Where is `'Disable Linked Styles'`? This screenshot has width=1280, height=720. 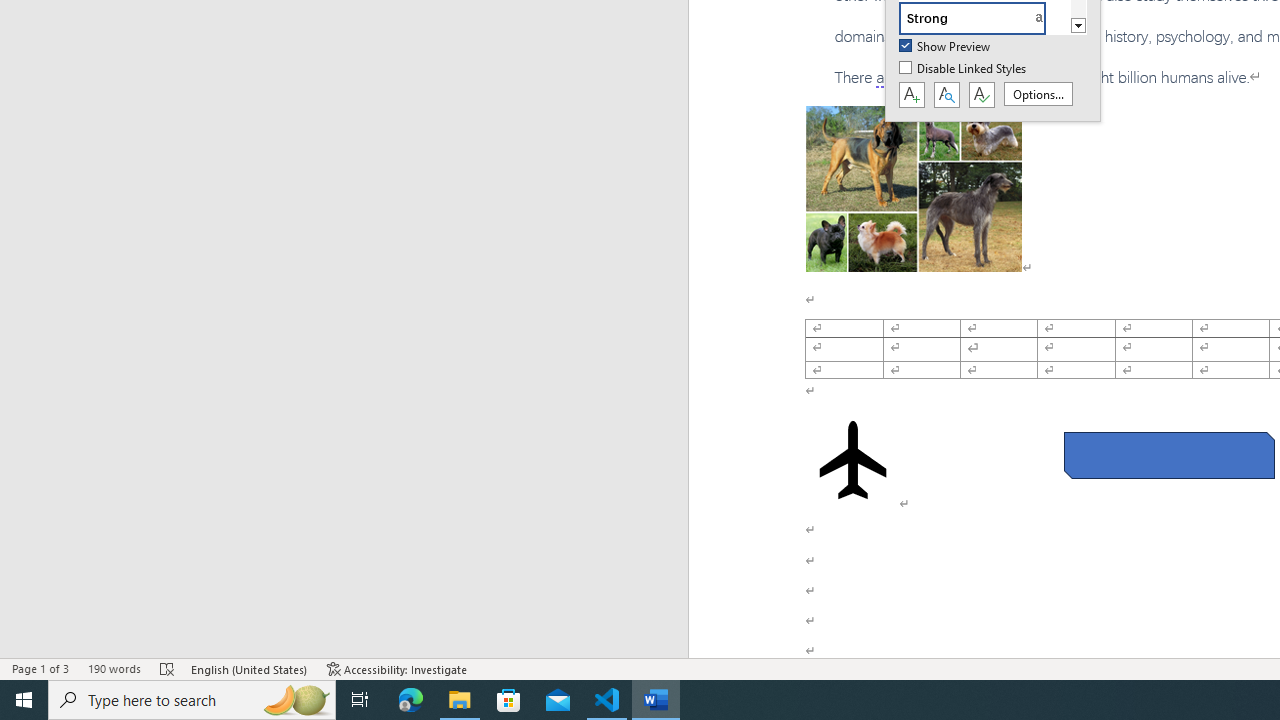 'Disable Linked Styles' is located at coordinates (964, 68).